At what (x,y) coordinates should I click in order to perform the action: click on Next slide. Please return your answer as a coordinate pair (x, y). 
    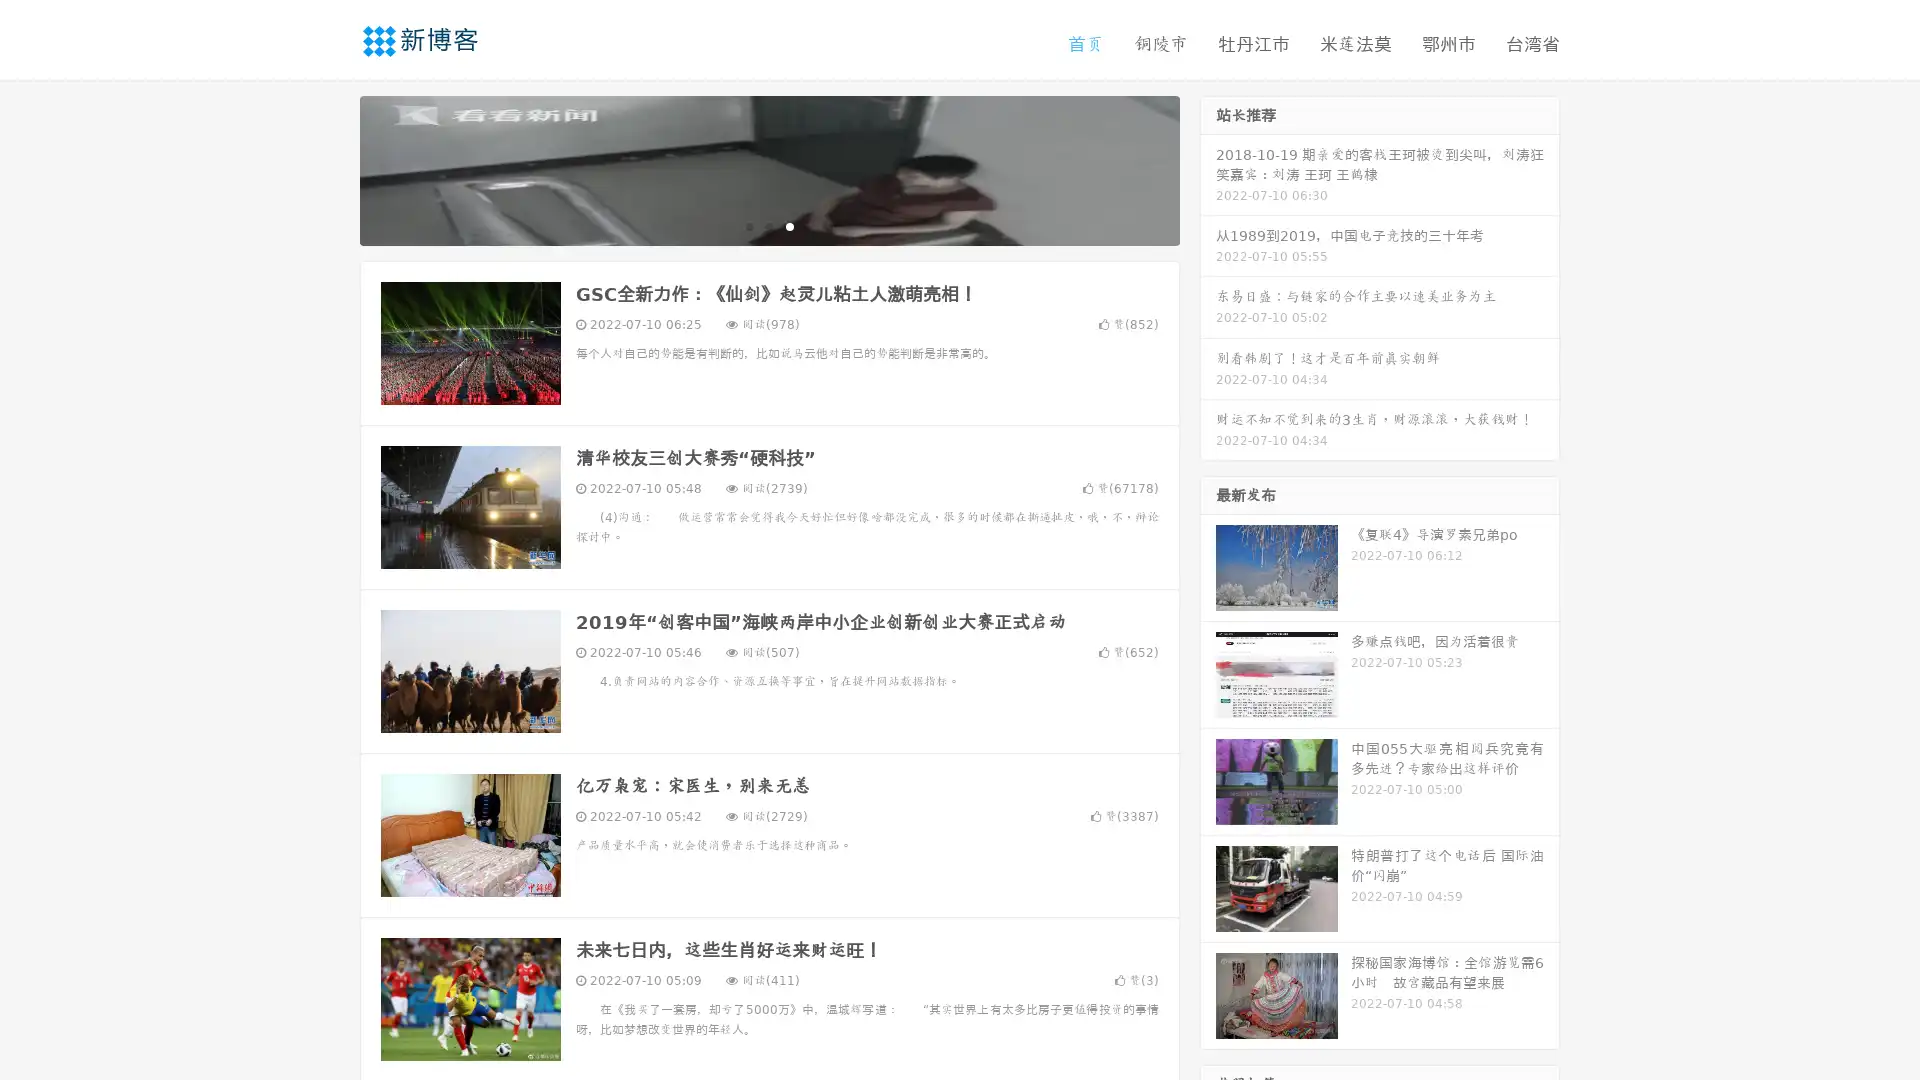
    Looking at the image, I should click on (1208, 168).